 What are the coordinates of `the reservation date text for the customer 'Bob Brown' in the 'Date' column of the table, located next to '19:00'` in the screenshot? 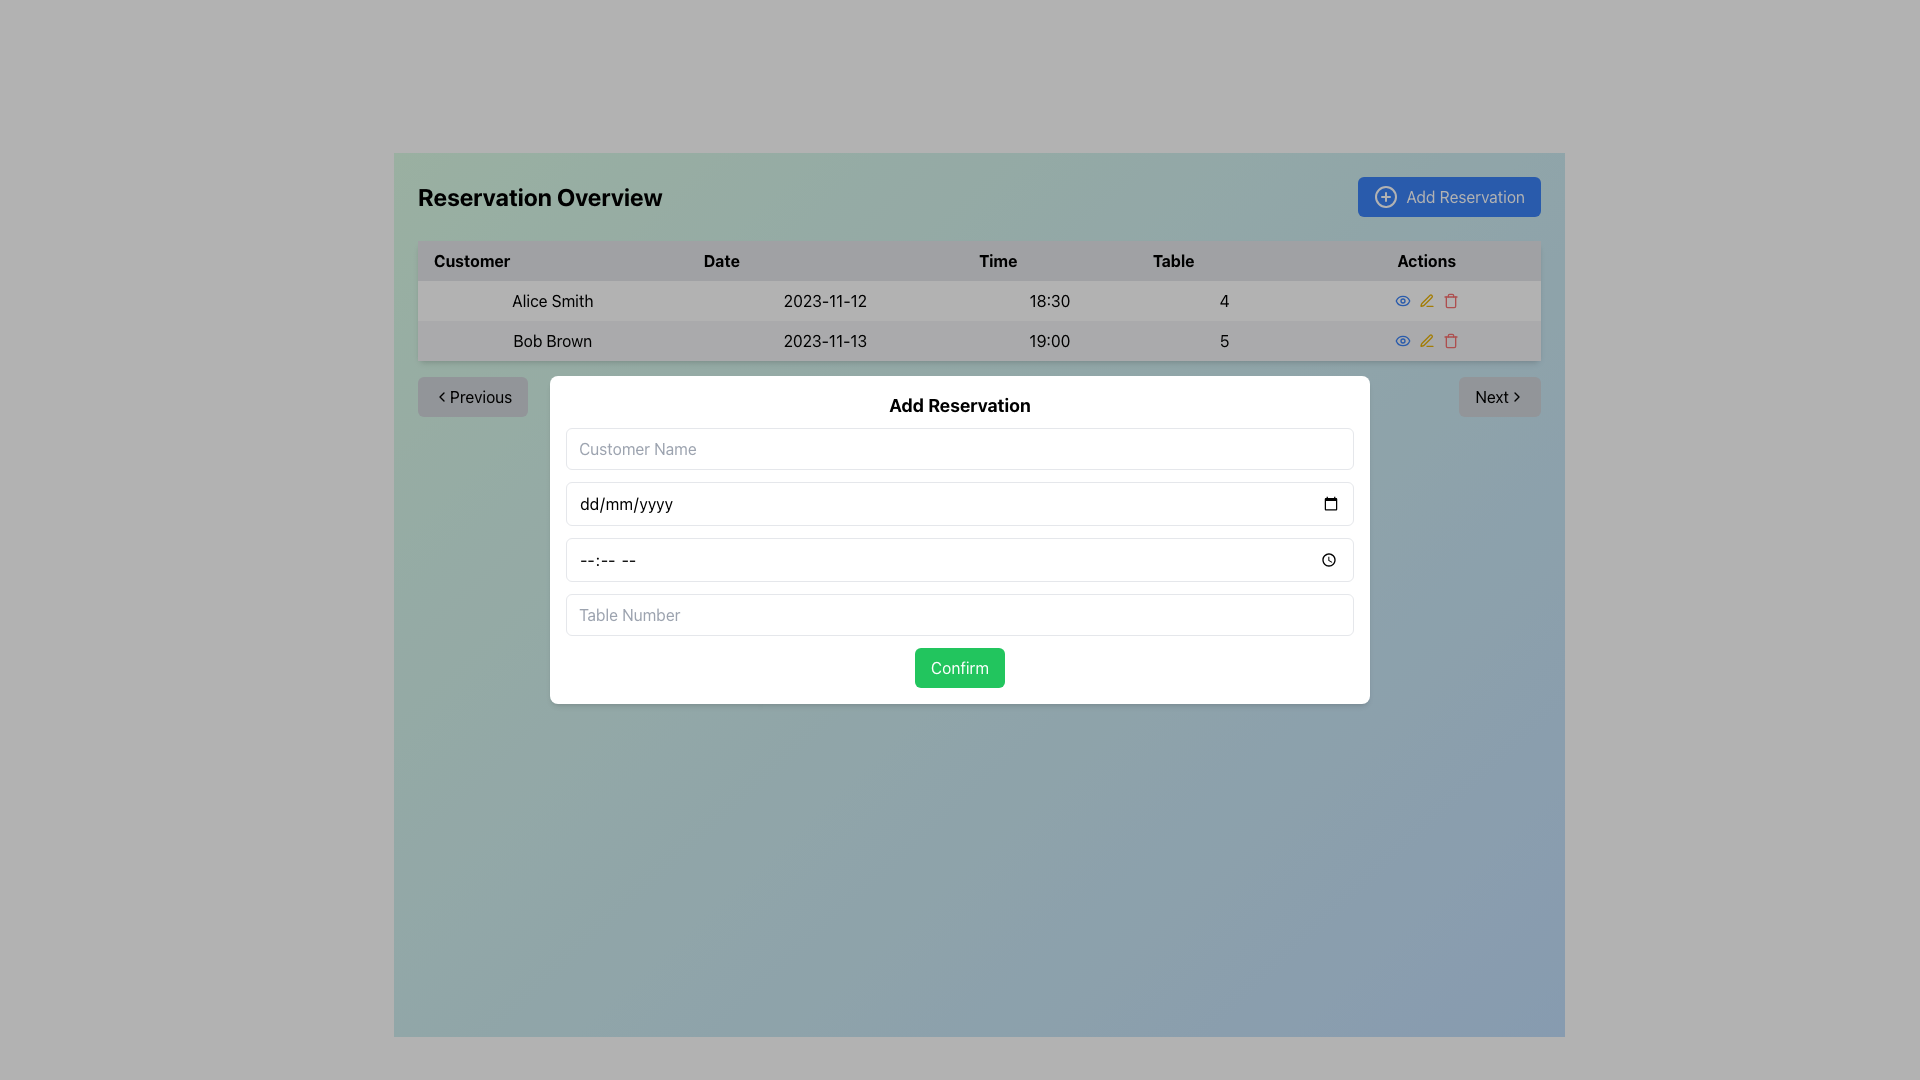 It's located at (825, 339).